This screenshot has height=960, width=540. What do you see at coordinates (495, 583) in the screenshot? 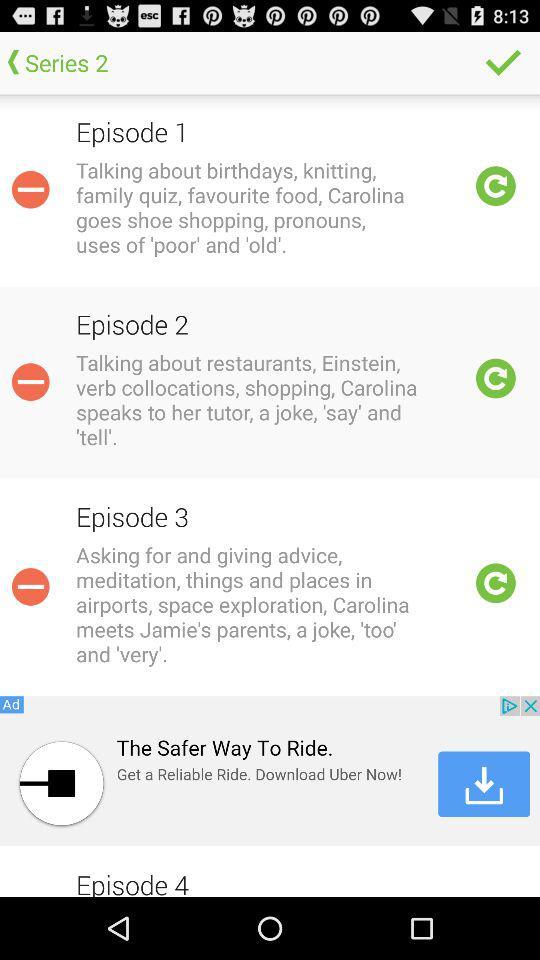
I see `refresh option` at bounding box center [495, 583].